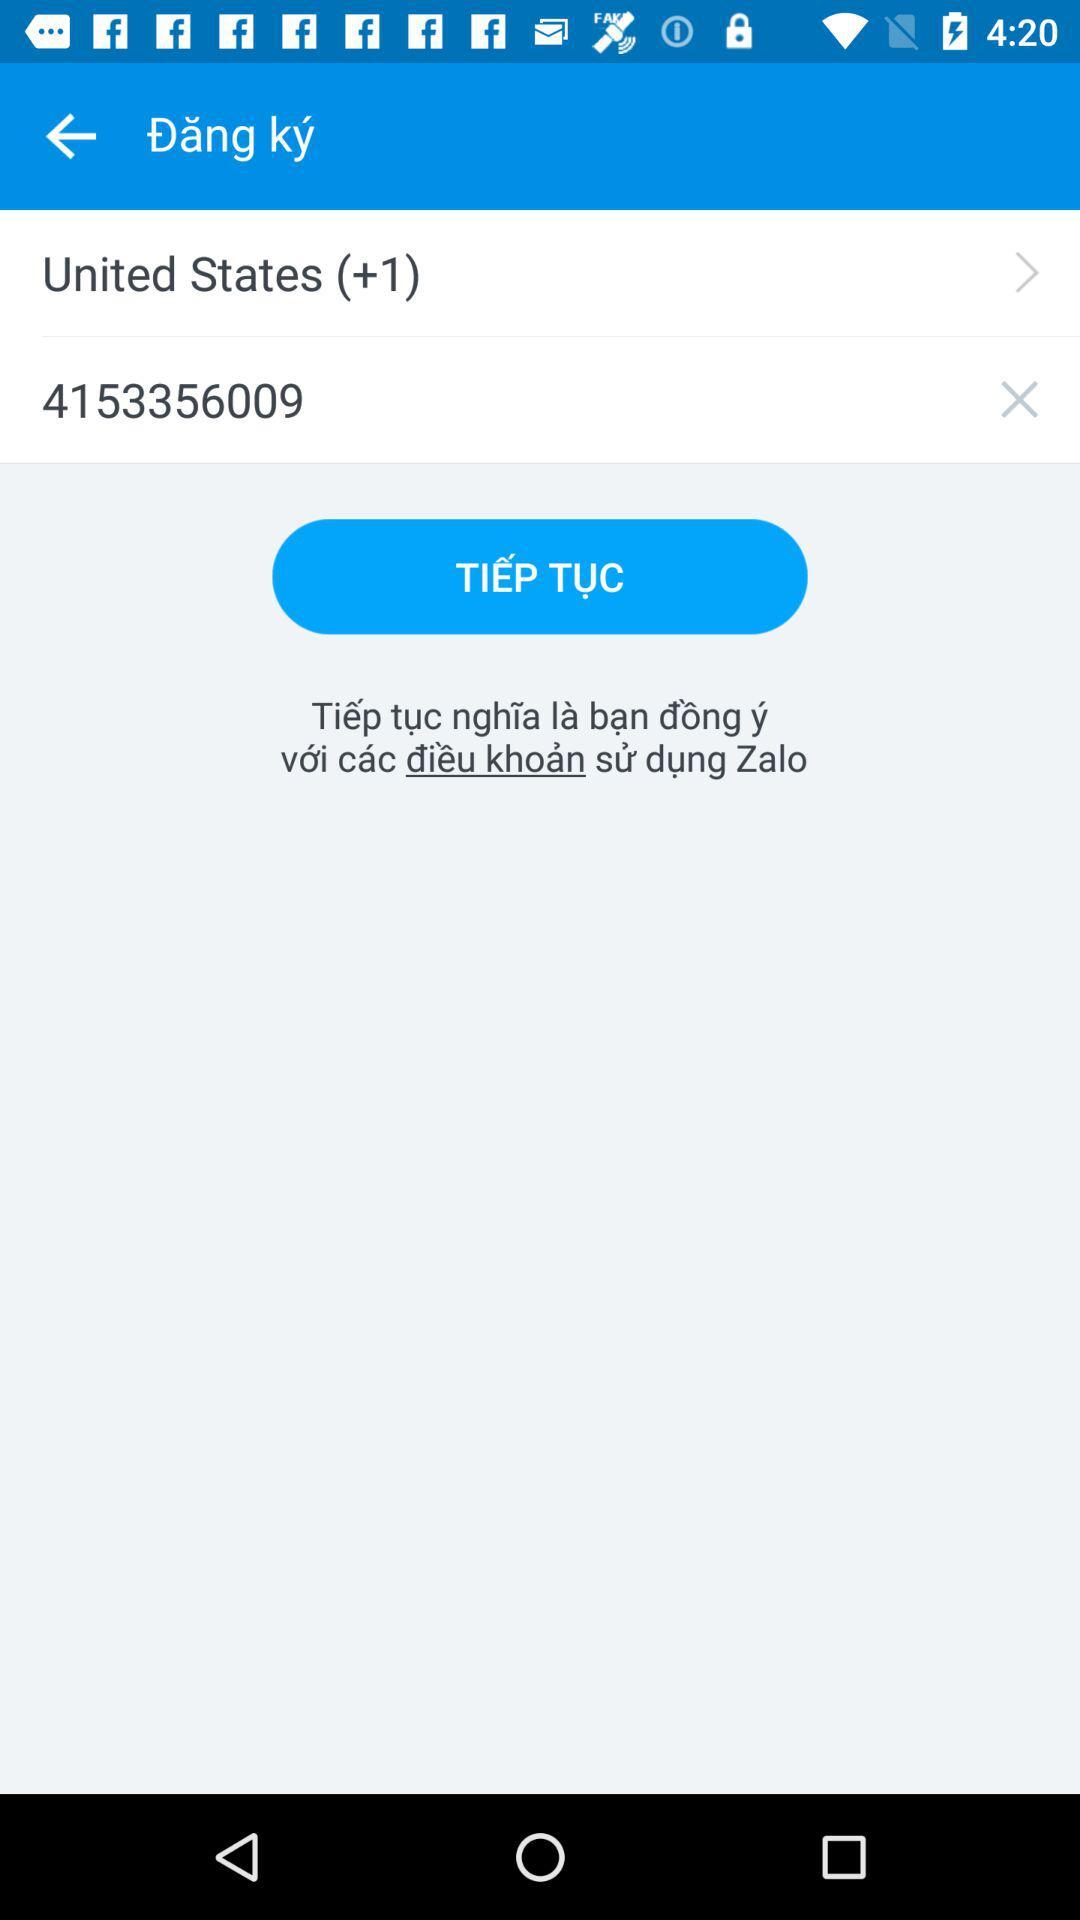 This screenshot has width=1080, height=1920. What do you see at coordinates (540, 399) in the screenshot?
I see `4153356009 icon` at bounding box center [540, 399].